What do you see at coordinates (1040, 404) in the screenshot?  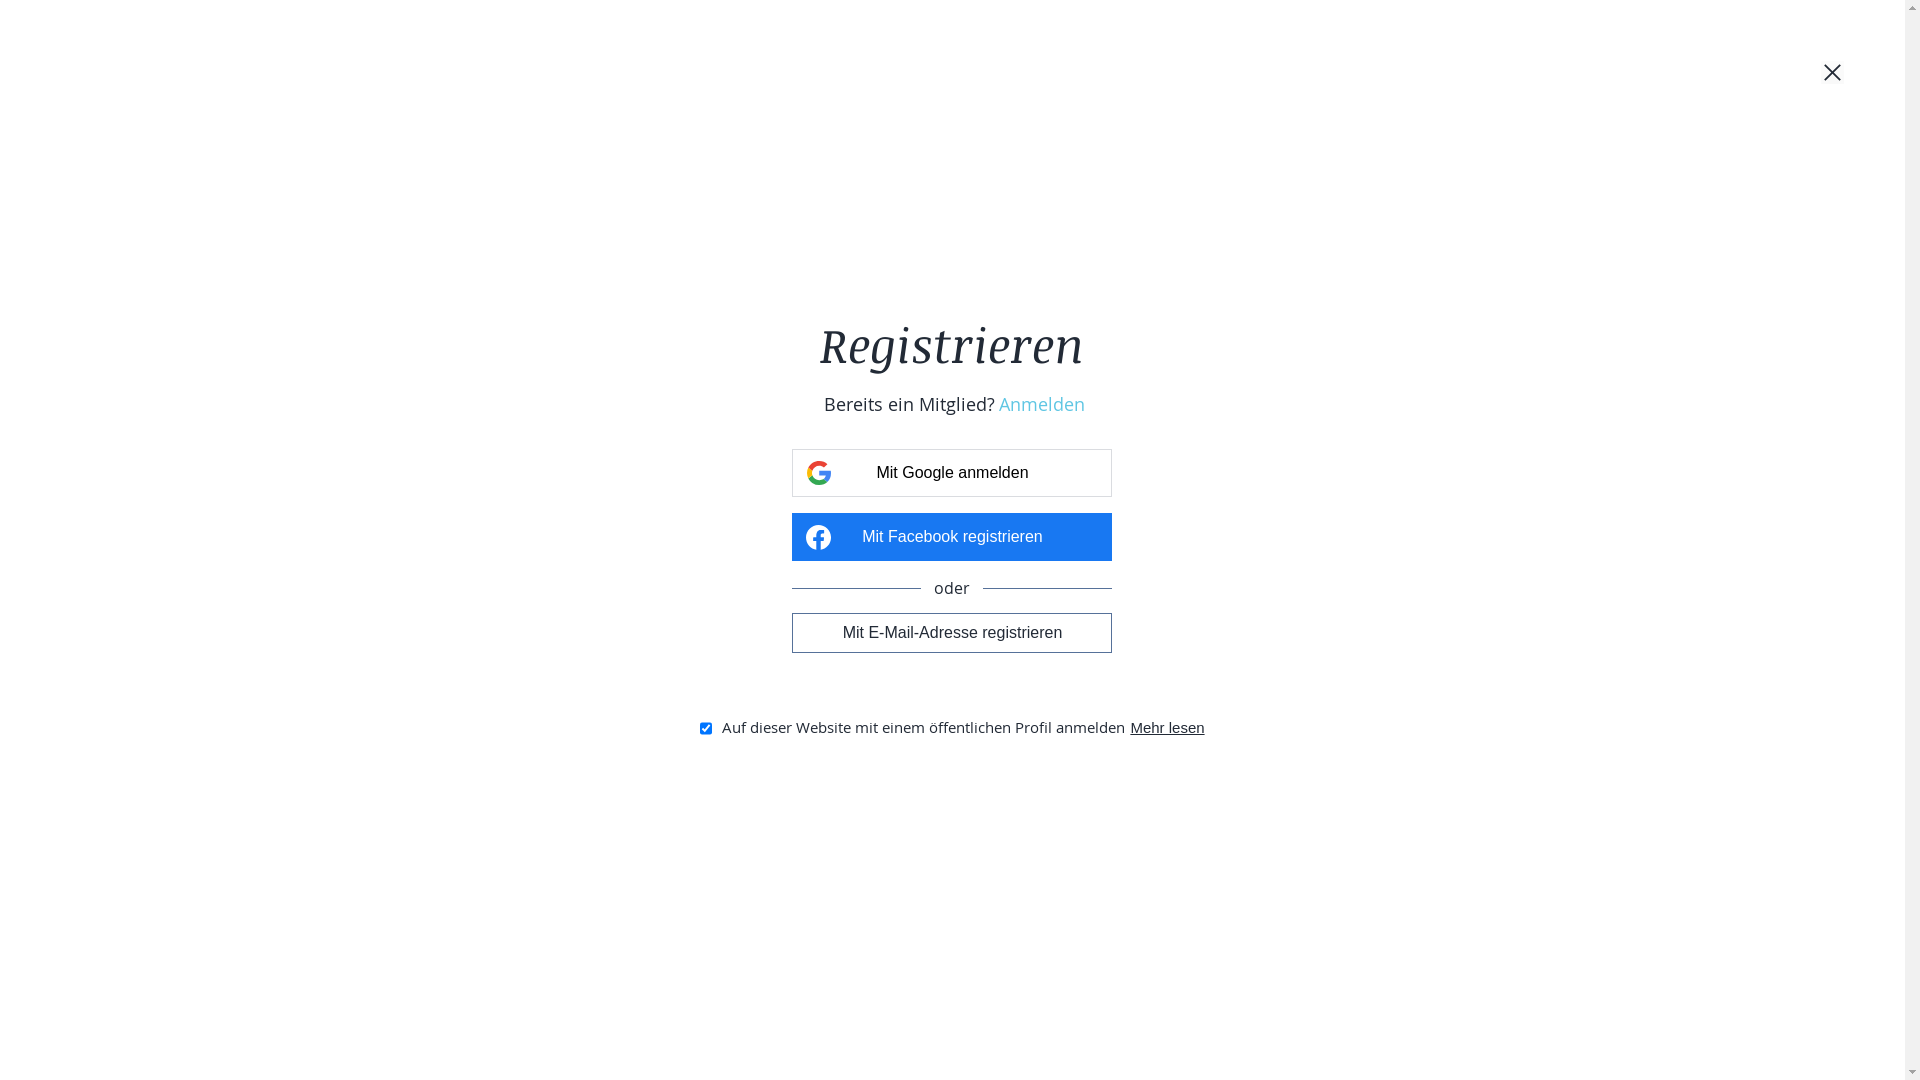 I see `'Anmelden'` at bounding box center [1040, 404].